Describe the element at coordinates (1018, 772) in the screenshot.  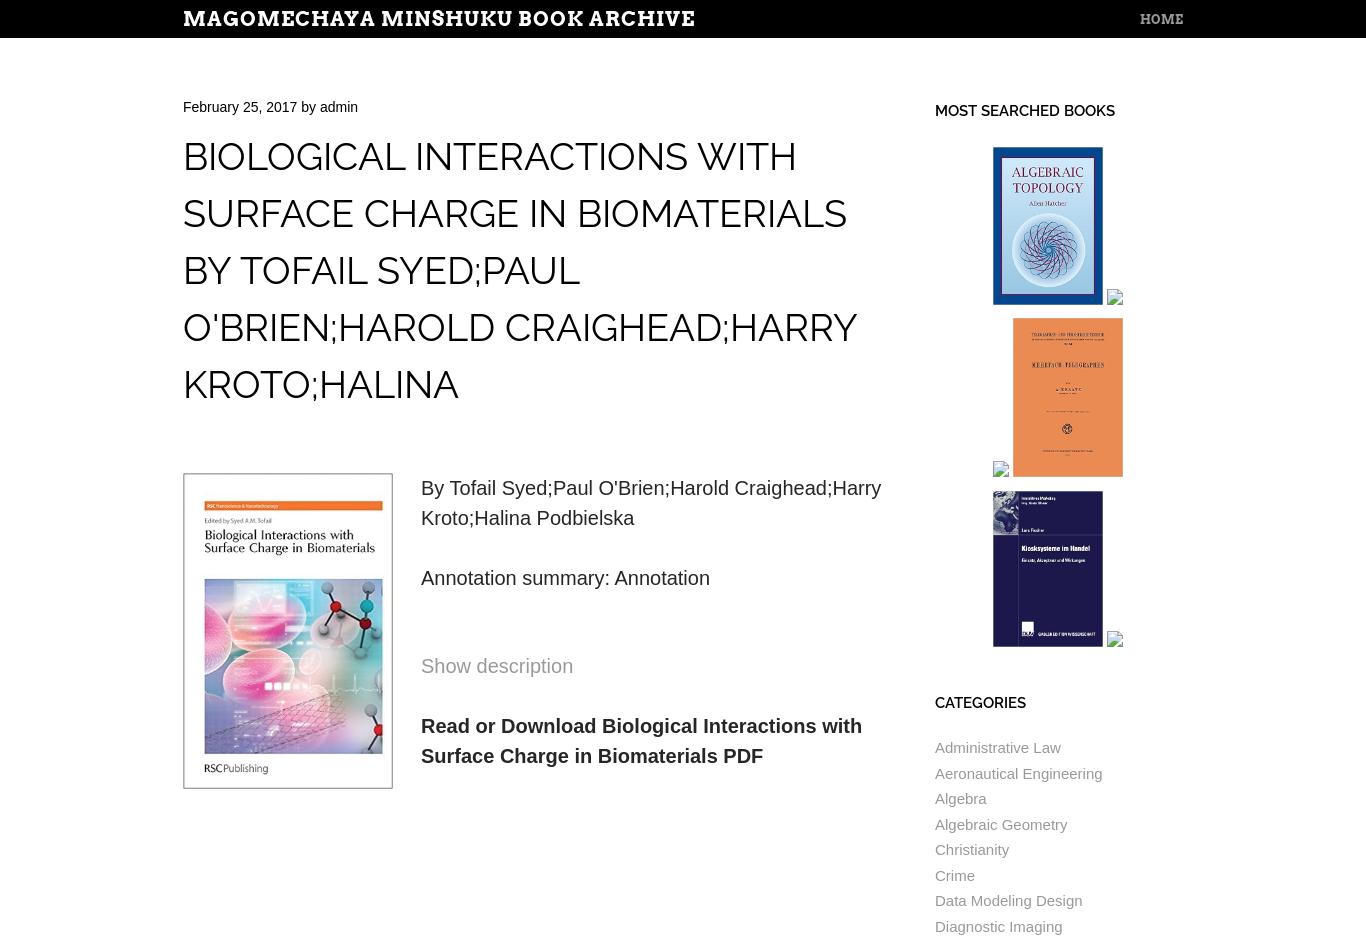
I see `'Aeronautical Engineering'` at that location.